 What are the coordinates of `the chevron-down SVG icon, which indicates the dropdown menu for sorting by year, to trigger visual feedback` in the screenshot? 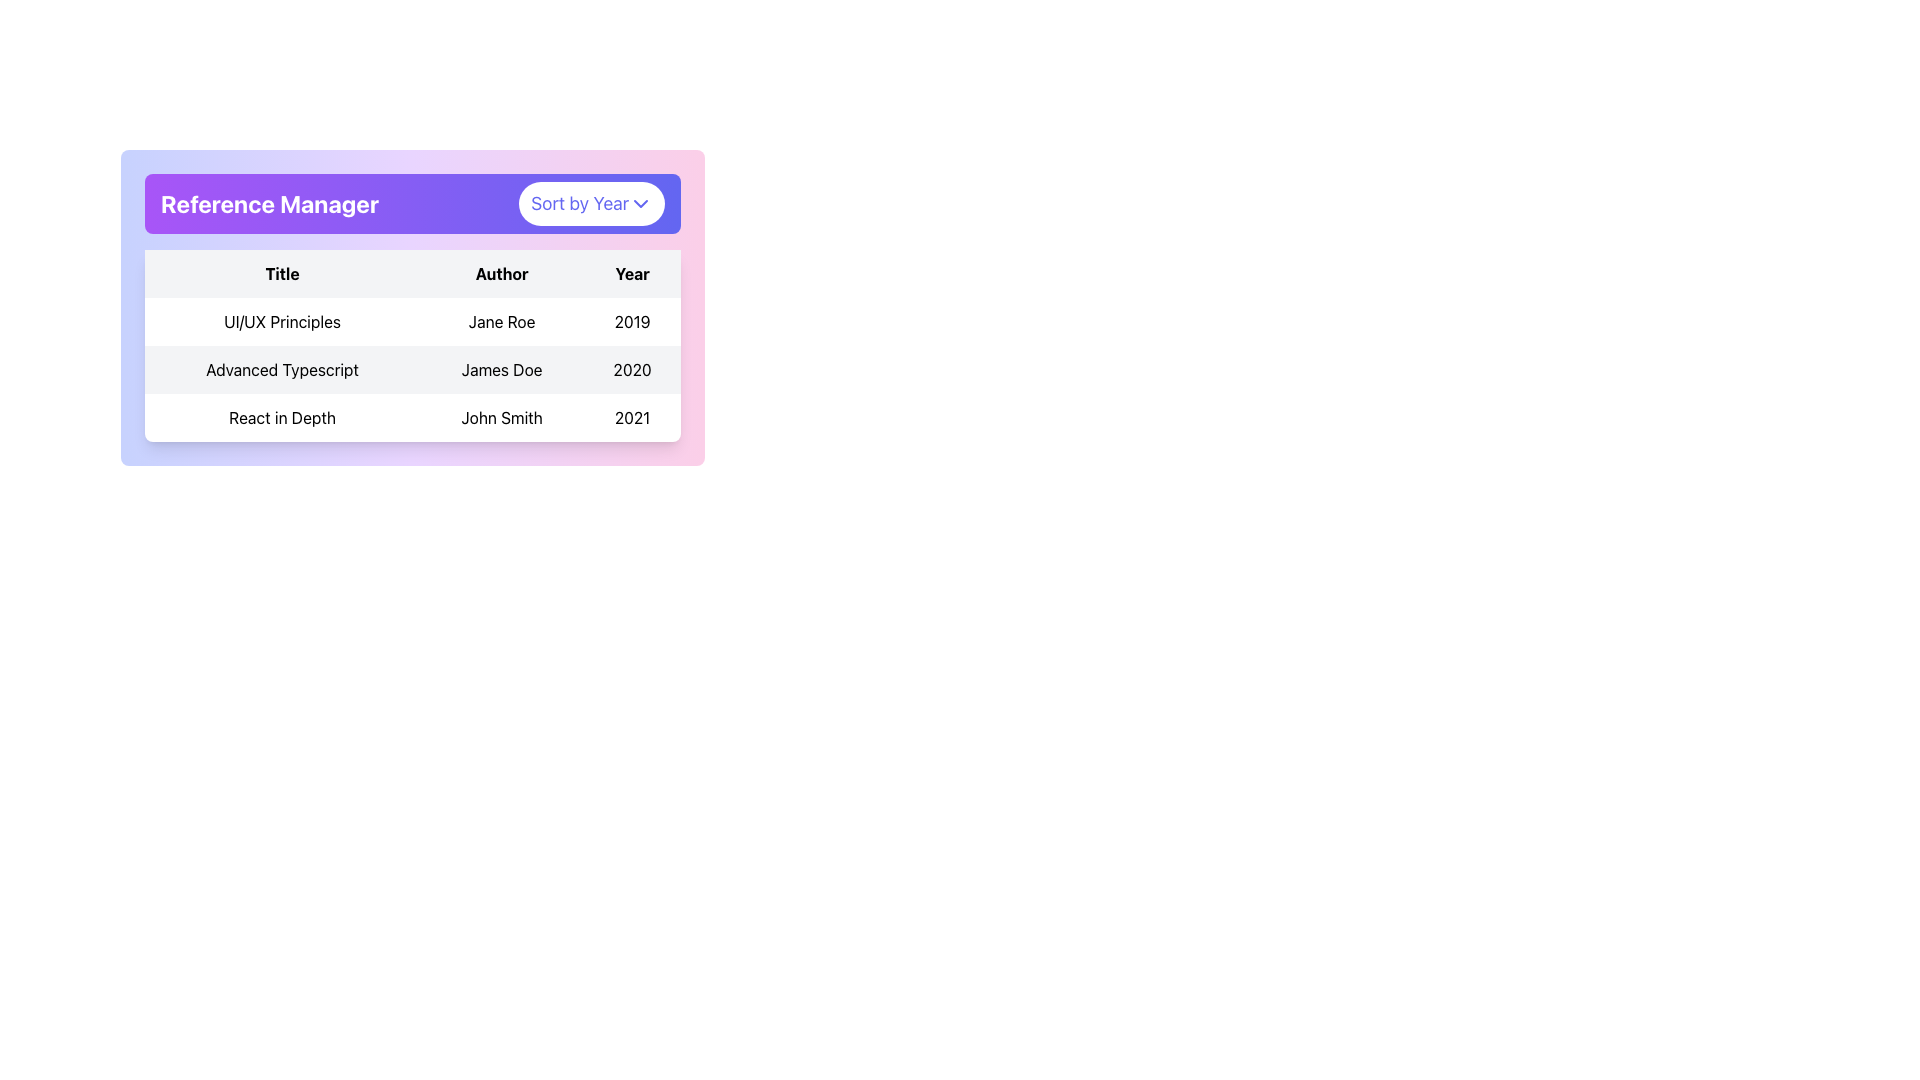 It's located at (641, 204).